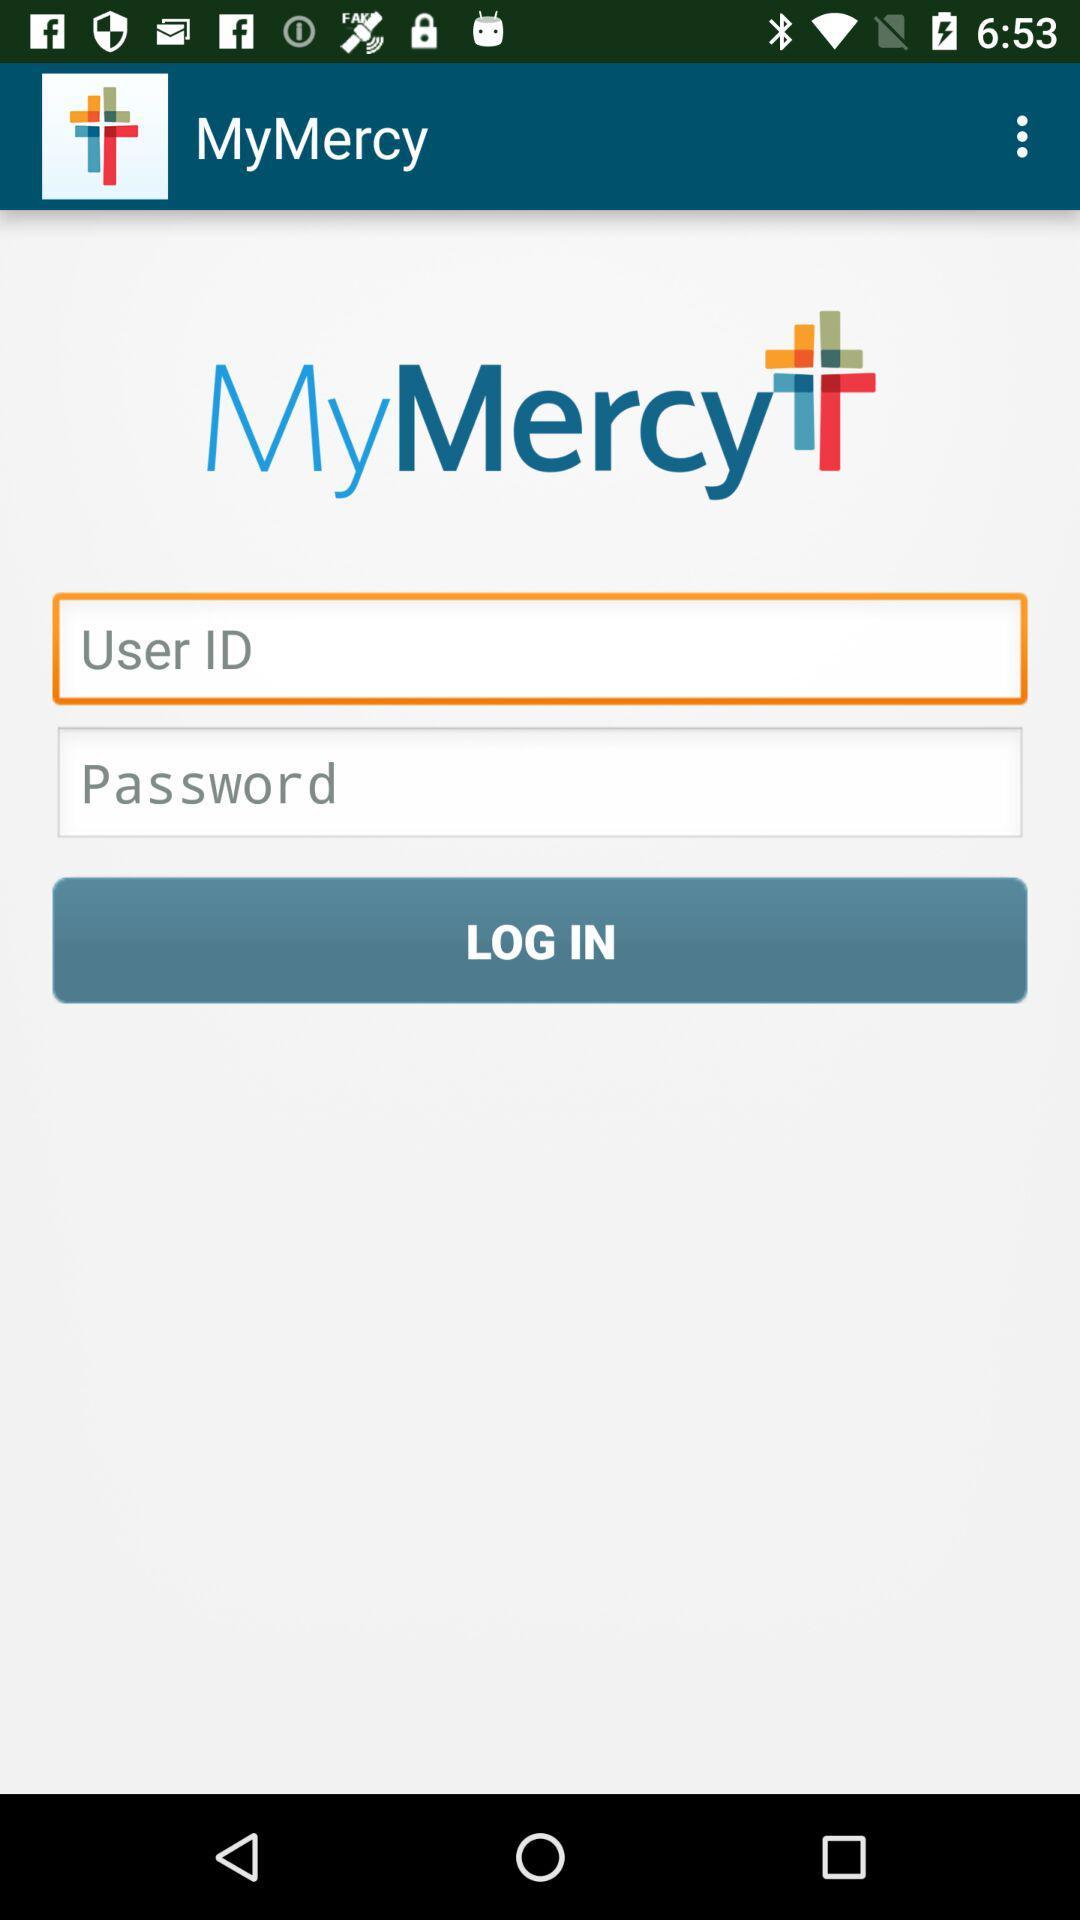 The width and height of the screenshot is (1080, 1920). I want to click on password field, so click(540, 787).